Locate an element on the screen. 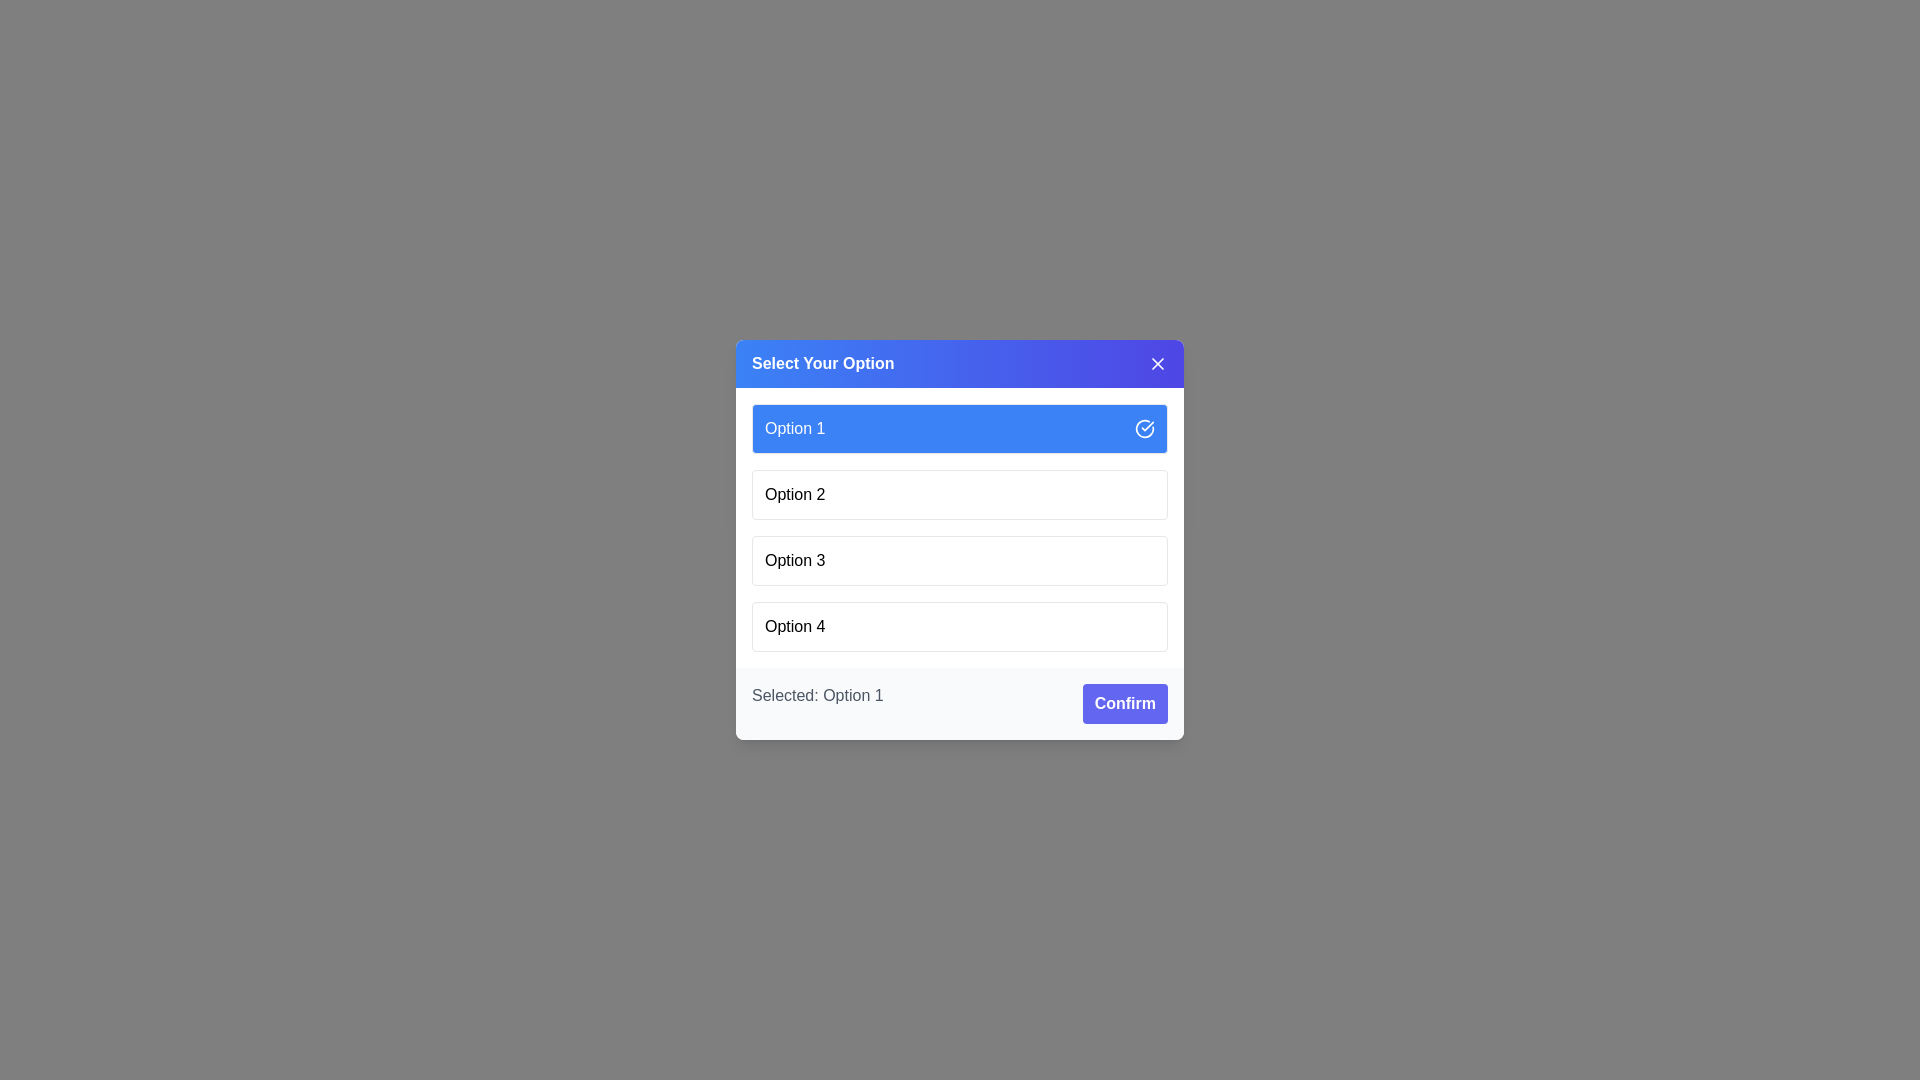  the first selectable option in the list within the modal dialog is located at coordinates (960, 427).